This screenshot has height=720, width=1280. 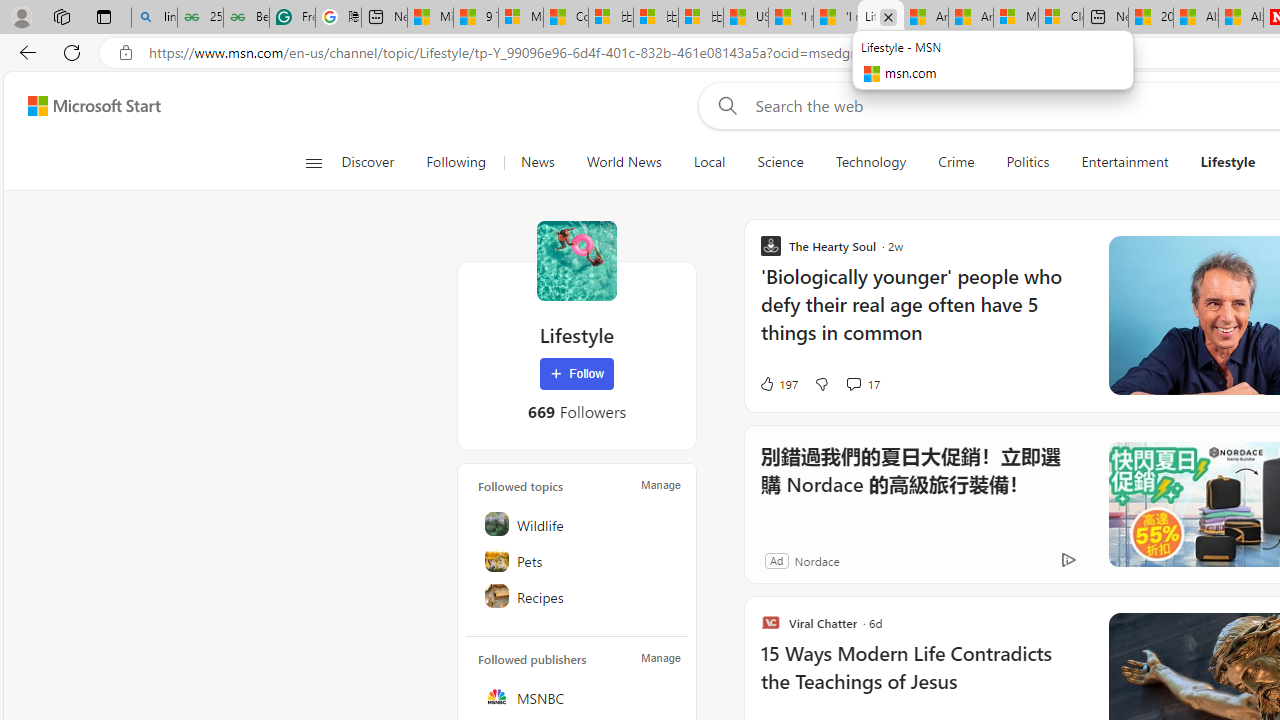 What do you see at coordinates (153, 17) in the screenshot?
I see `'linux basic - Search'` at bounding box center [153, 17].